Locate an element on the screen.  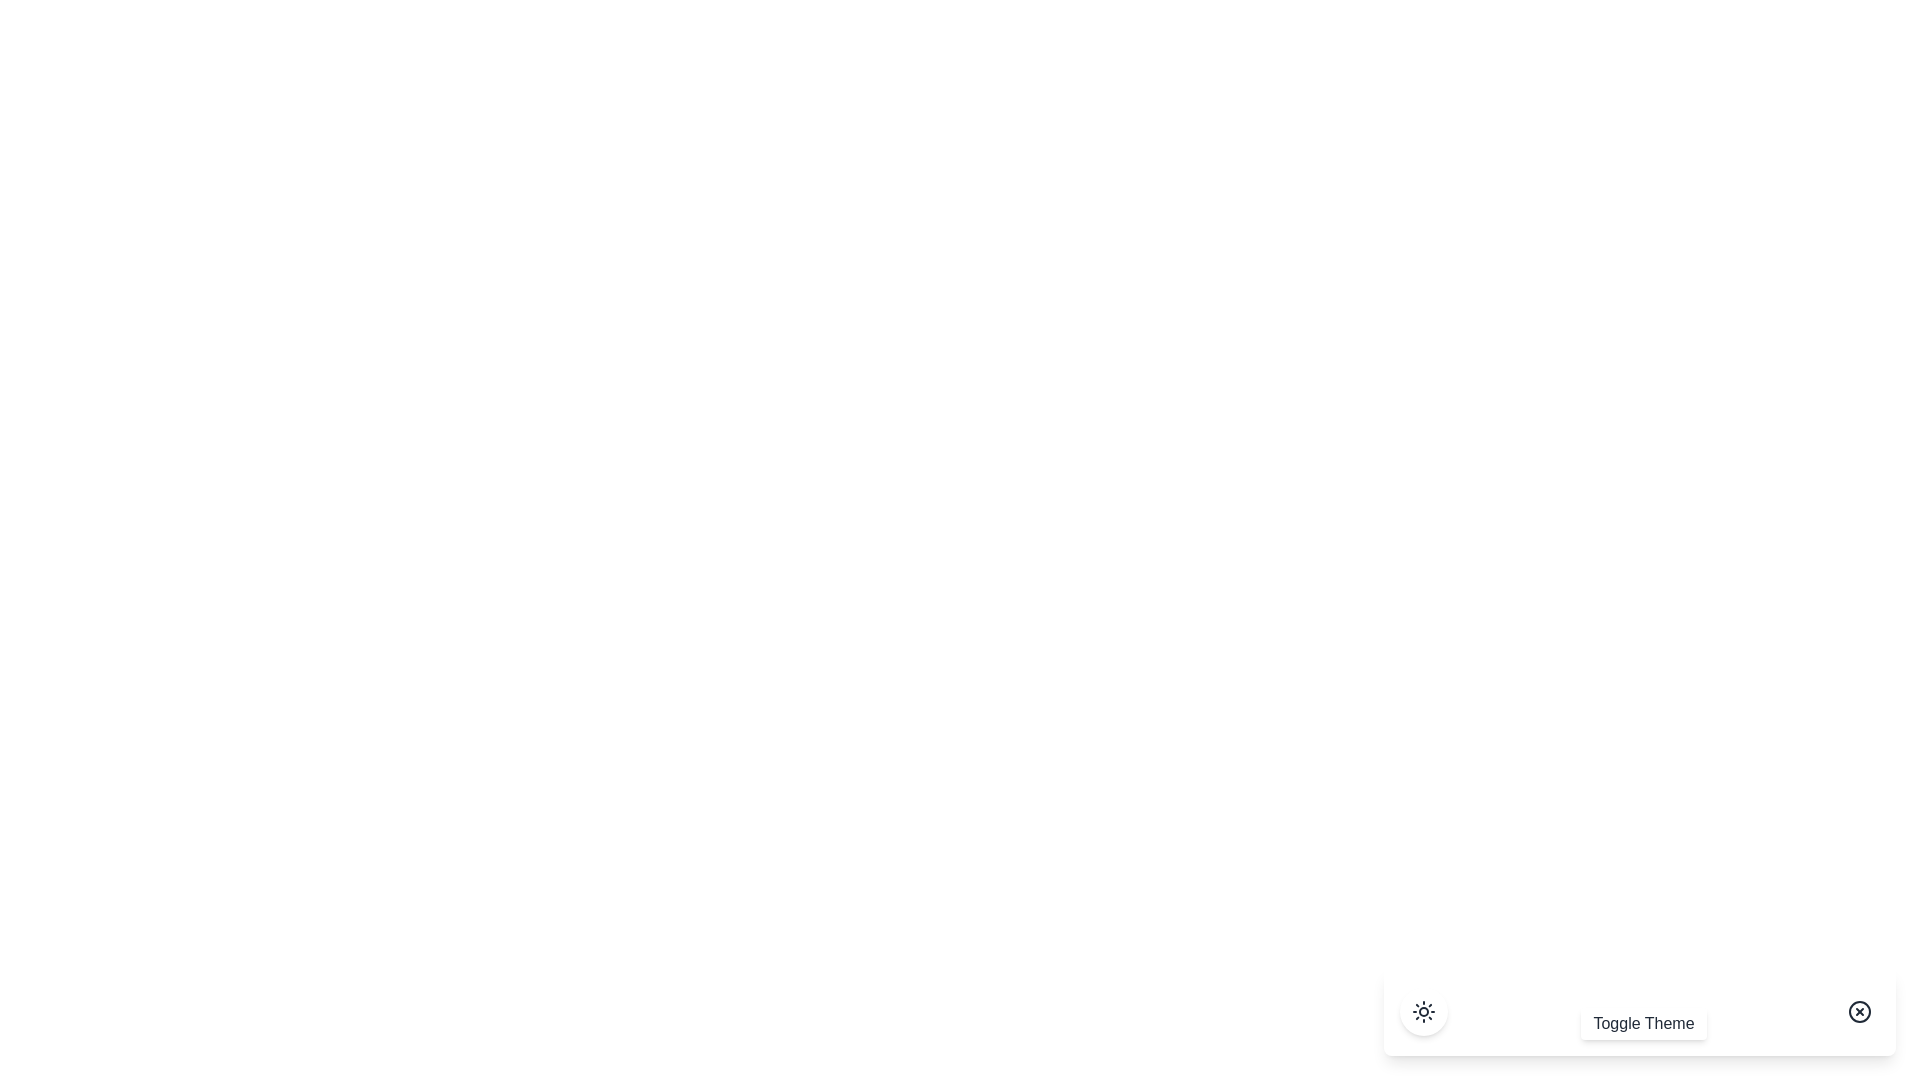
the toggle theme button to switch between day and night themes is located at coordinates (1423, 1011).